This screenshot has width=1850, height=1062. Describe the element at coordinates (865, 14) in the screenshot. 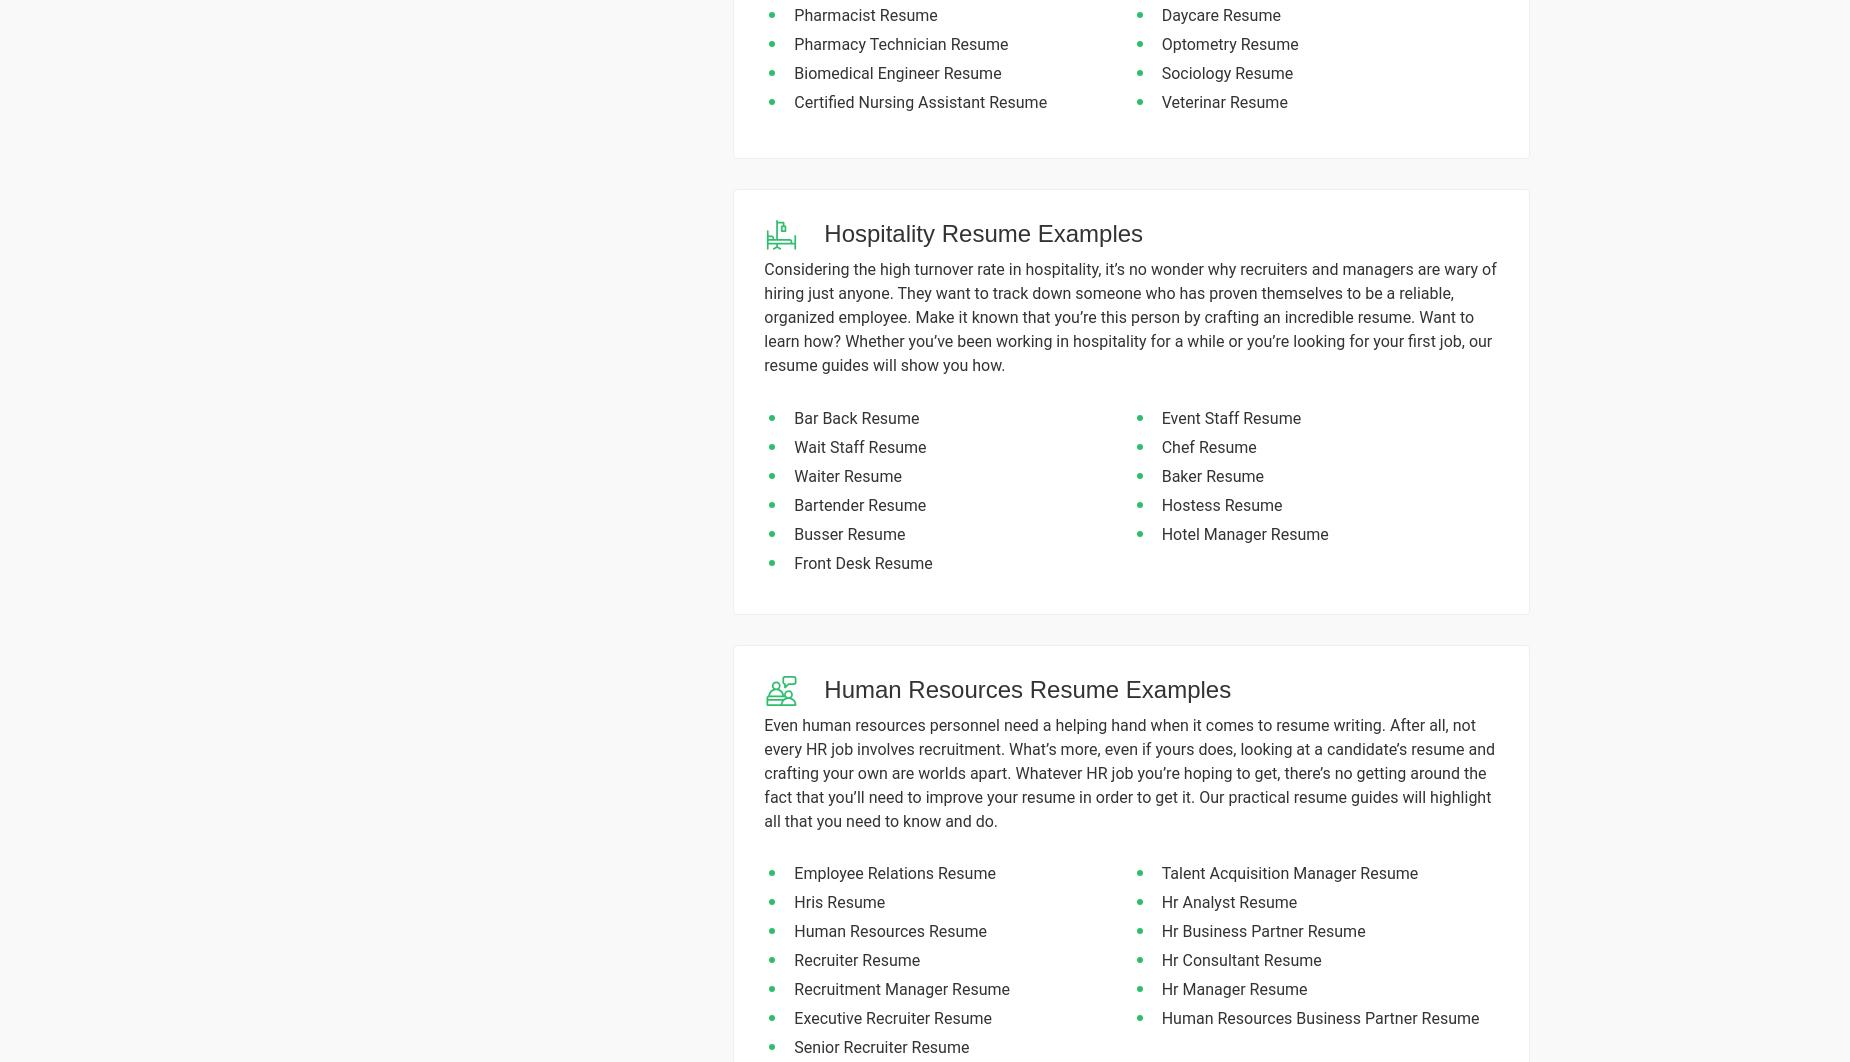

I see `'Pharmacist Resume'` at that location.